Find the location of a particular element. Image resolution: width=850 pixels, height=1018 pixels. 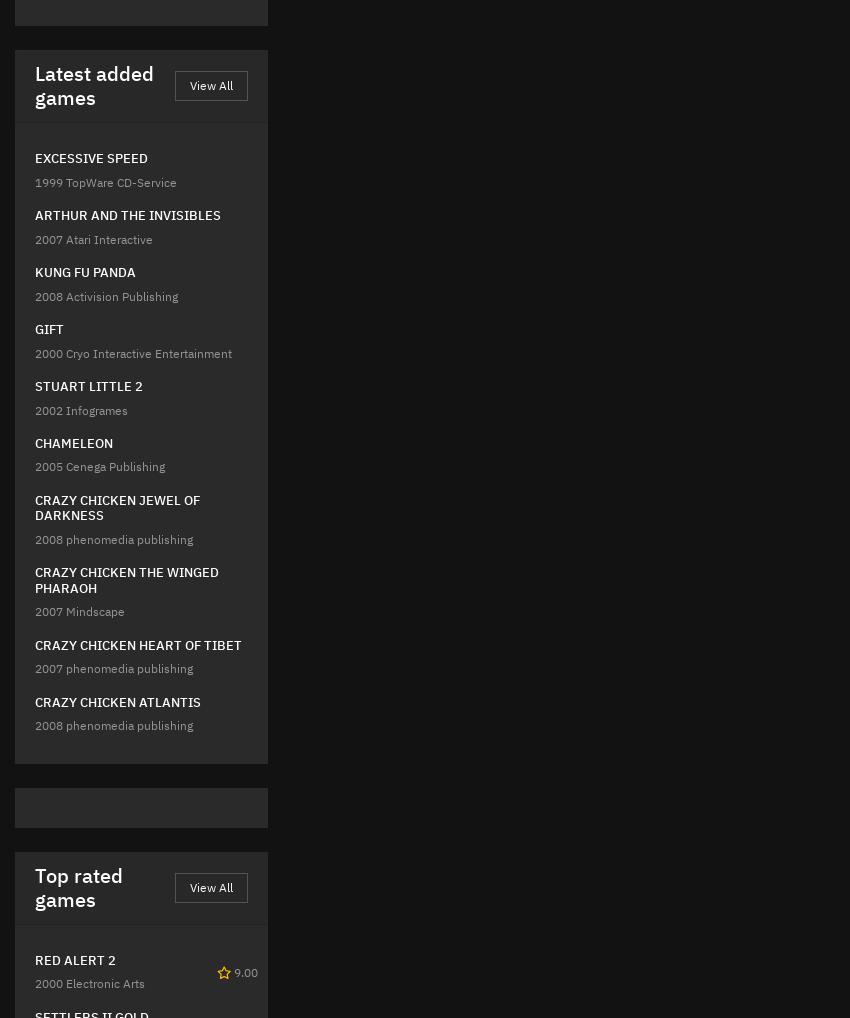

'CRAZY CHICKEN THE WINGED PHARAOH' is located at coordinates (125, 579).